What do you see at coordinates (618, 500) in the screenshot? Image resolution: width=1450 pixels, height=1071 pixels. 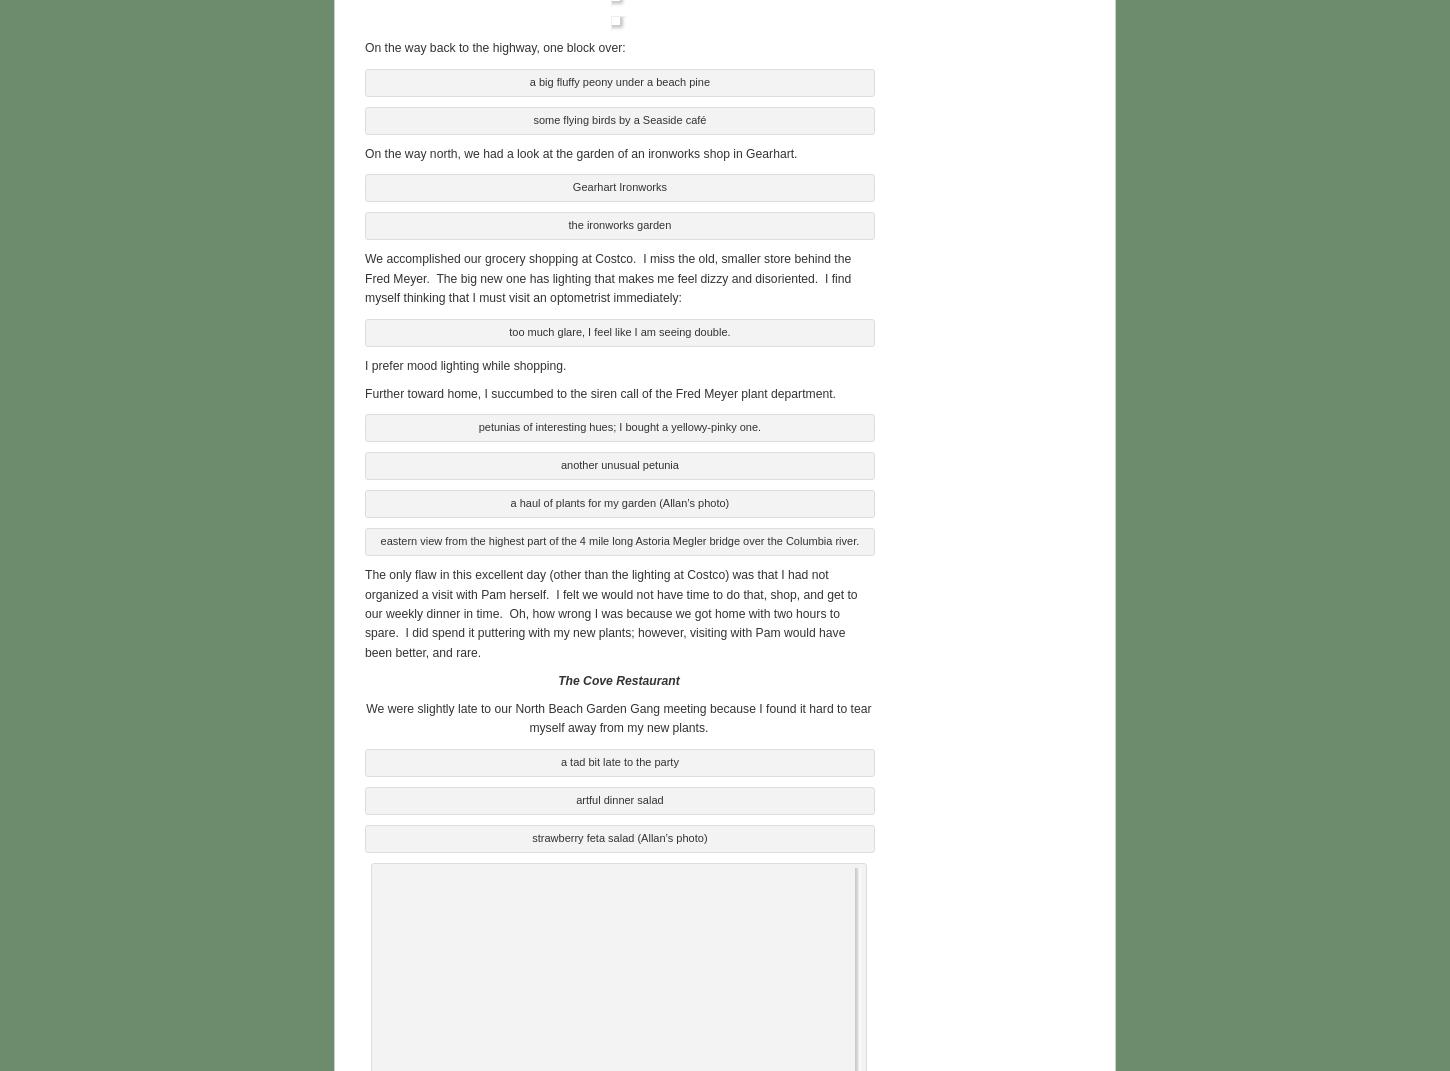 I see `'a haul of plants for my garden (Allan’s photo)'` at bounding box center [618, 500].